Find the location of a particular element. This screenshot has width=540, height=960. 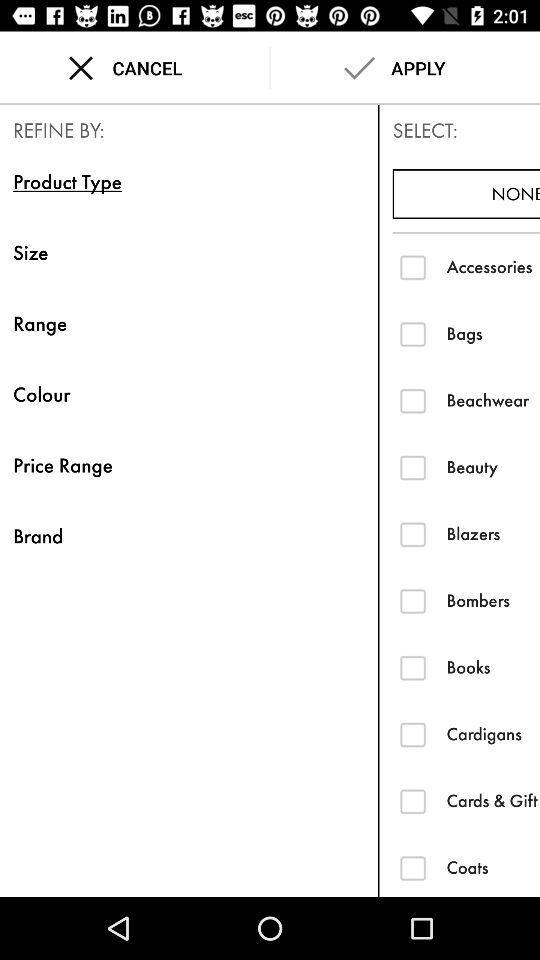

the blazers item is located at coordinates (492, 532).